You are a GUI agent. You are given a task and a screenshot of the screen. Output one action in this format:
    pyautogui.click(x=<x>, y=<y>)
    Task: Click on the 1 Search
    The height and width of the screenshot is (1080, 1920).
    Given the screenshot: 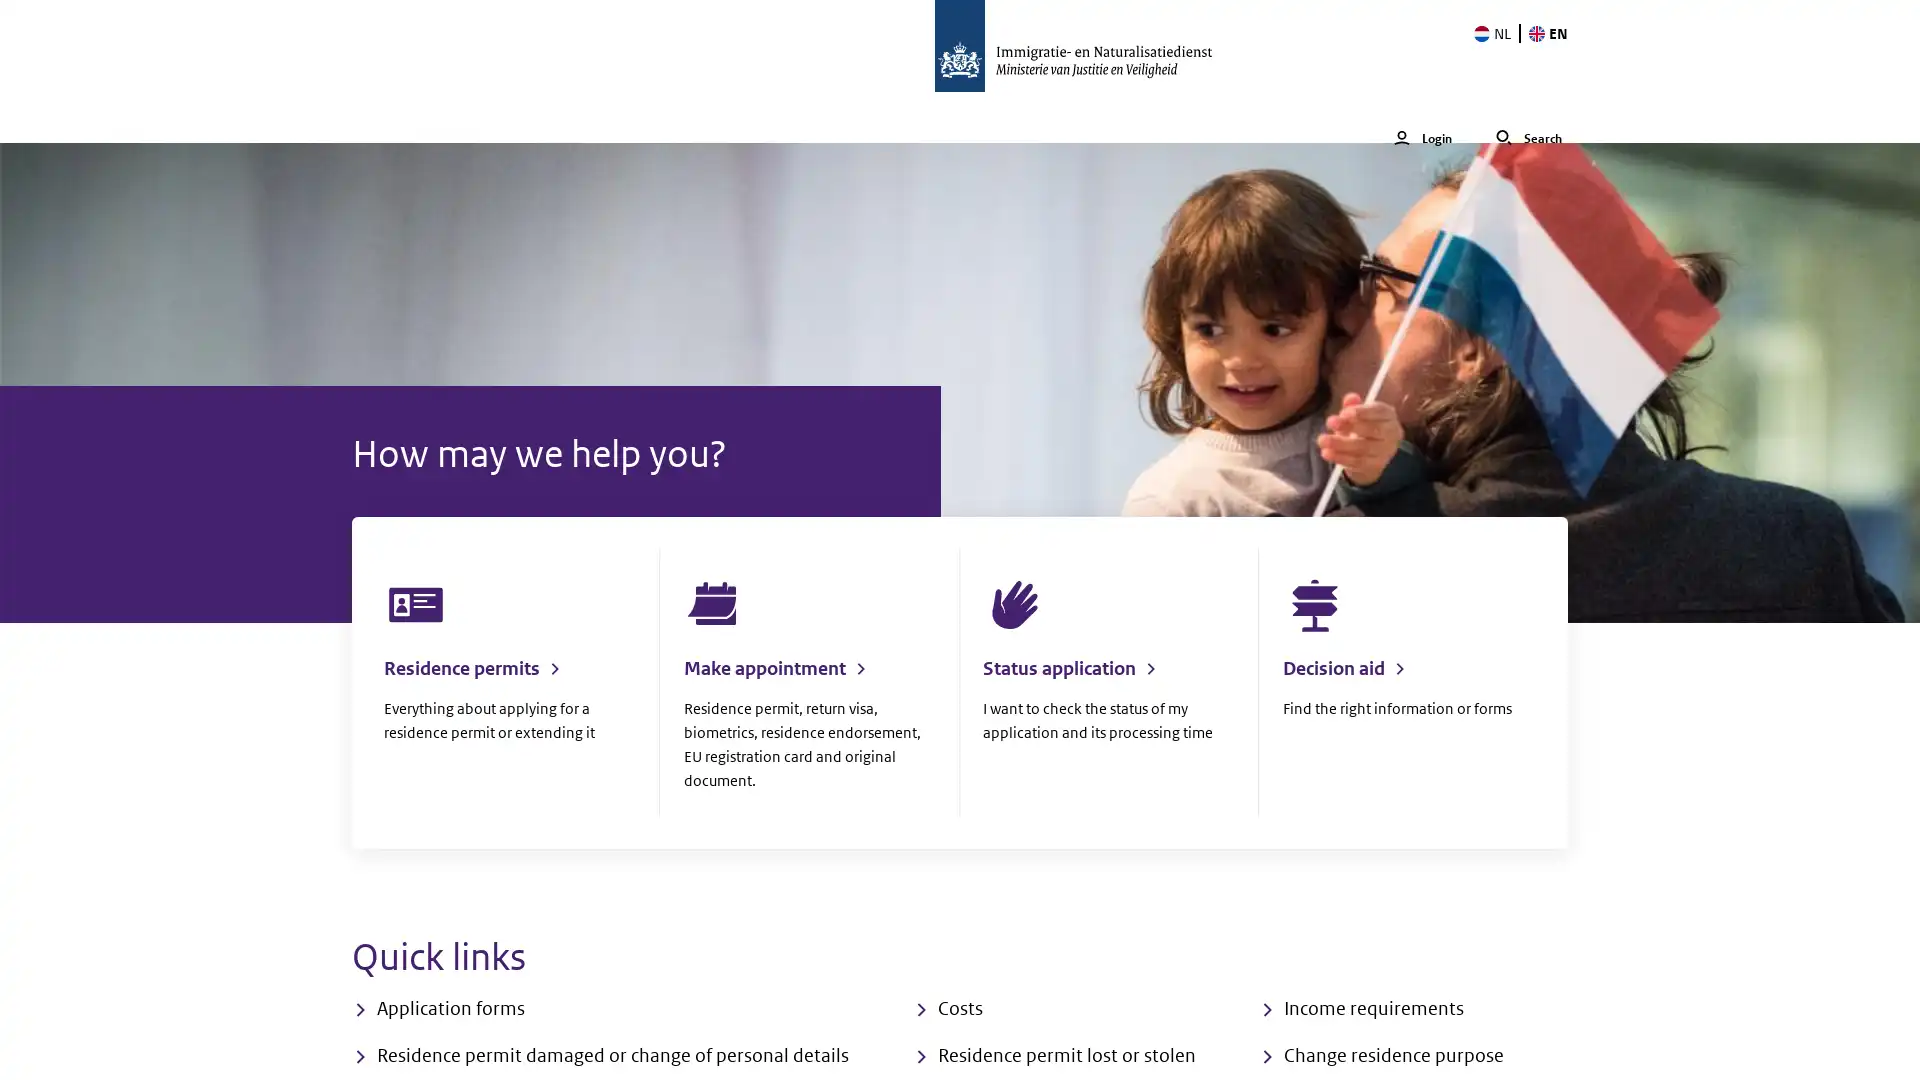 What is the action you would take?
    pyautogui.click(x=1528, y=117)
    